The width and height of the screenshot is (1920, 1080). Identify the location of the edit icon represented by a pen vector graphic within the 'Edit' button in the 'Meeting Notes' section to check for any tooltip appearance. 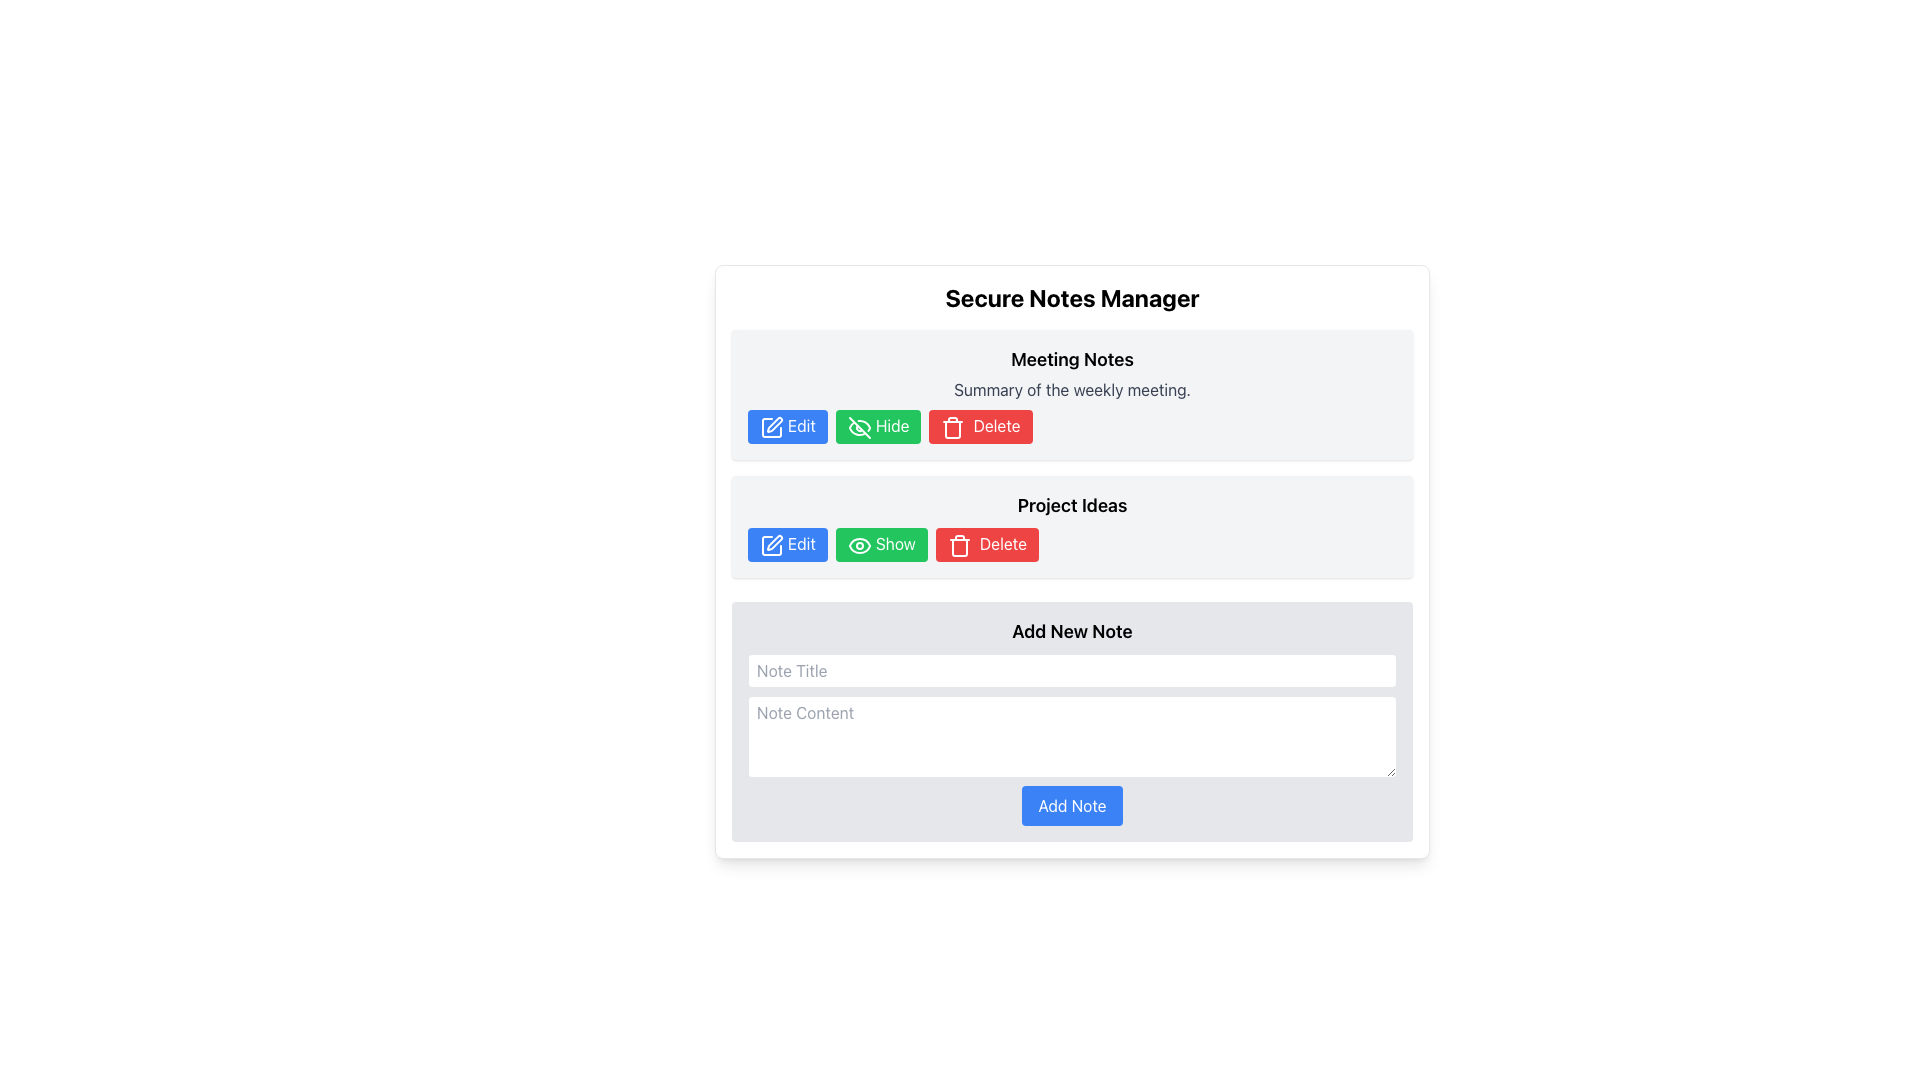
(773, 542).